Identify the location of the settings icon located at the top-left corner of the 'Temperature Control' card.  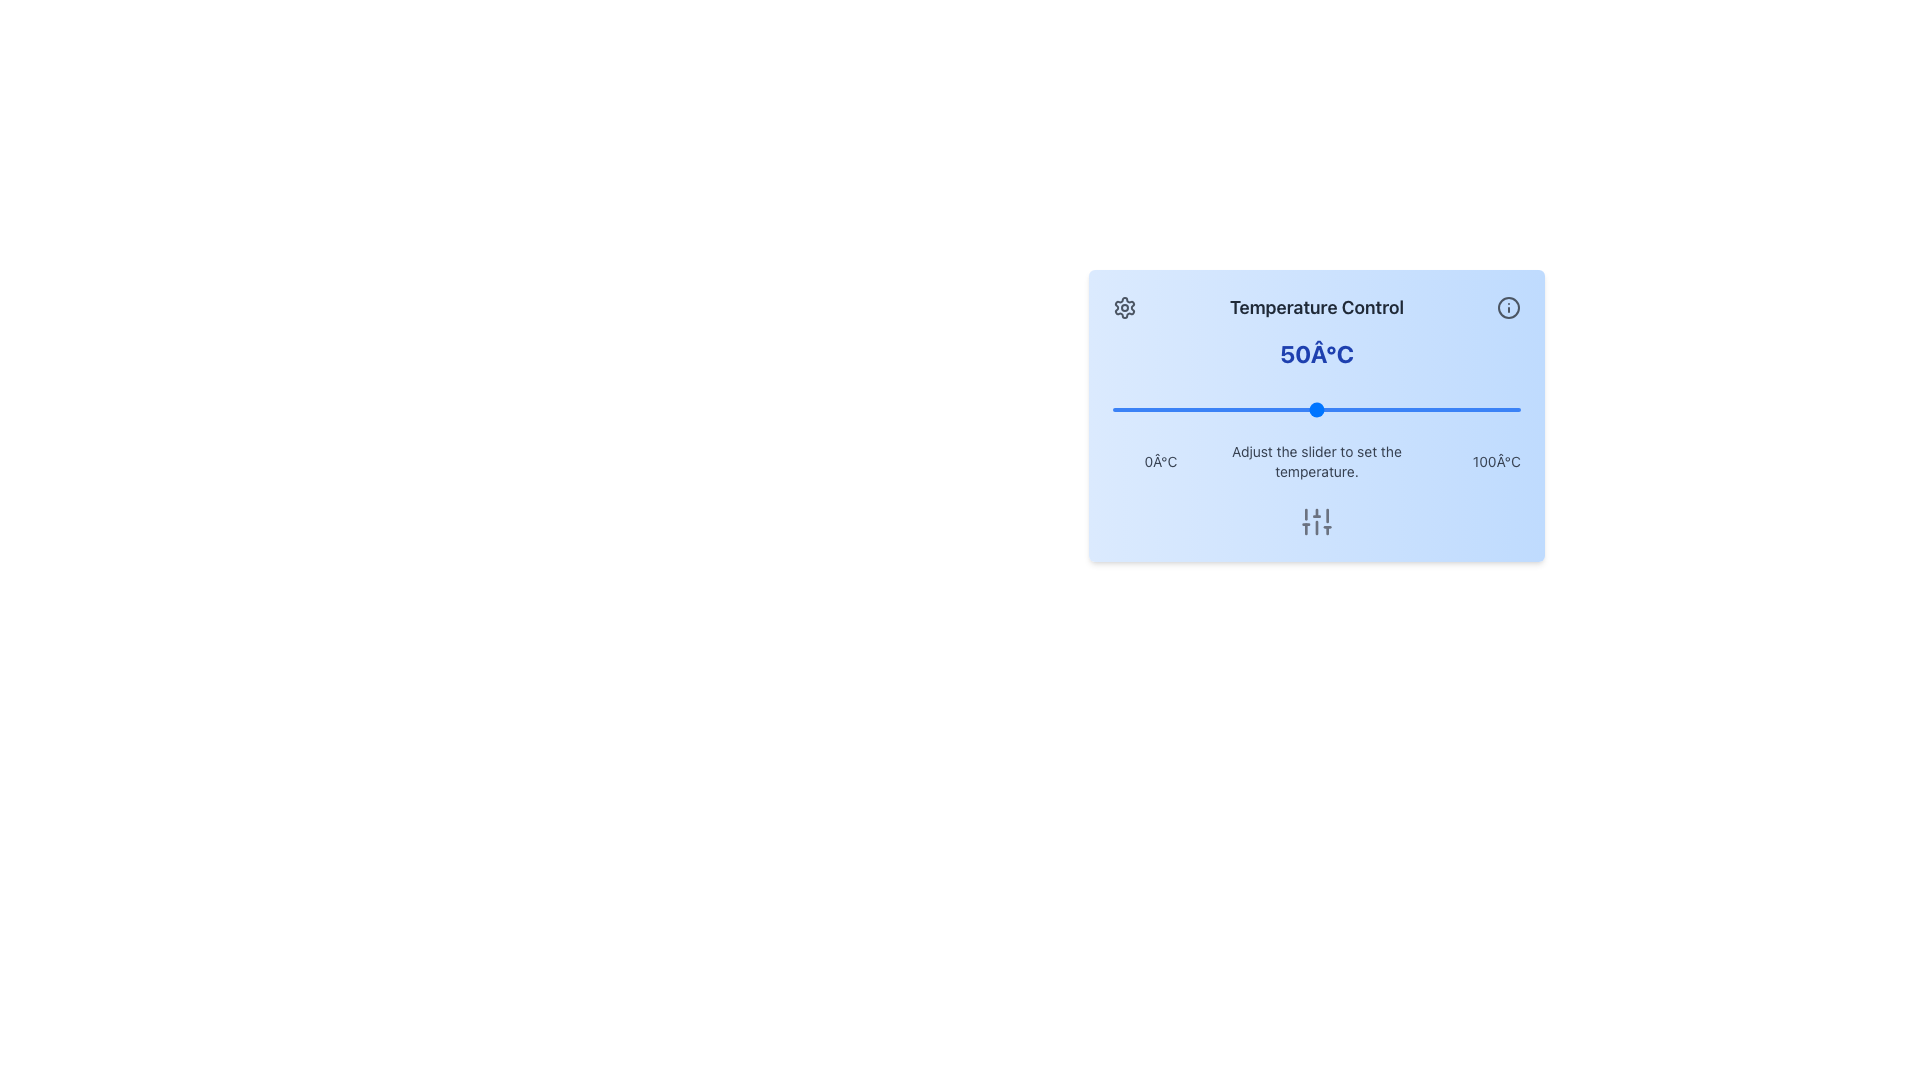
(1124, 308).